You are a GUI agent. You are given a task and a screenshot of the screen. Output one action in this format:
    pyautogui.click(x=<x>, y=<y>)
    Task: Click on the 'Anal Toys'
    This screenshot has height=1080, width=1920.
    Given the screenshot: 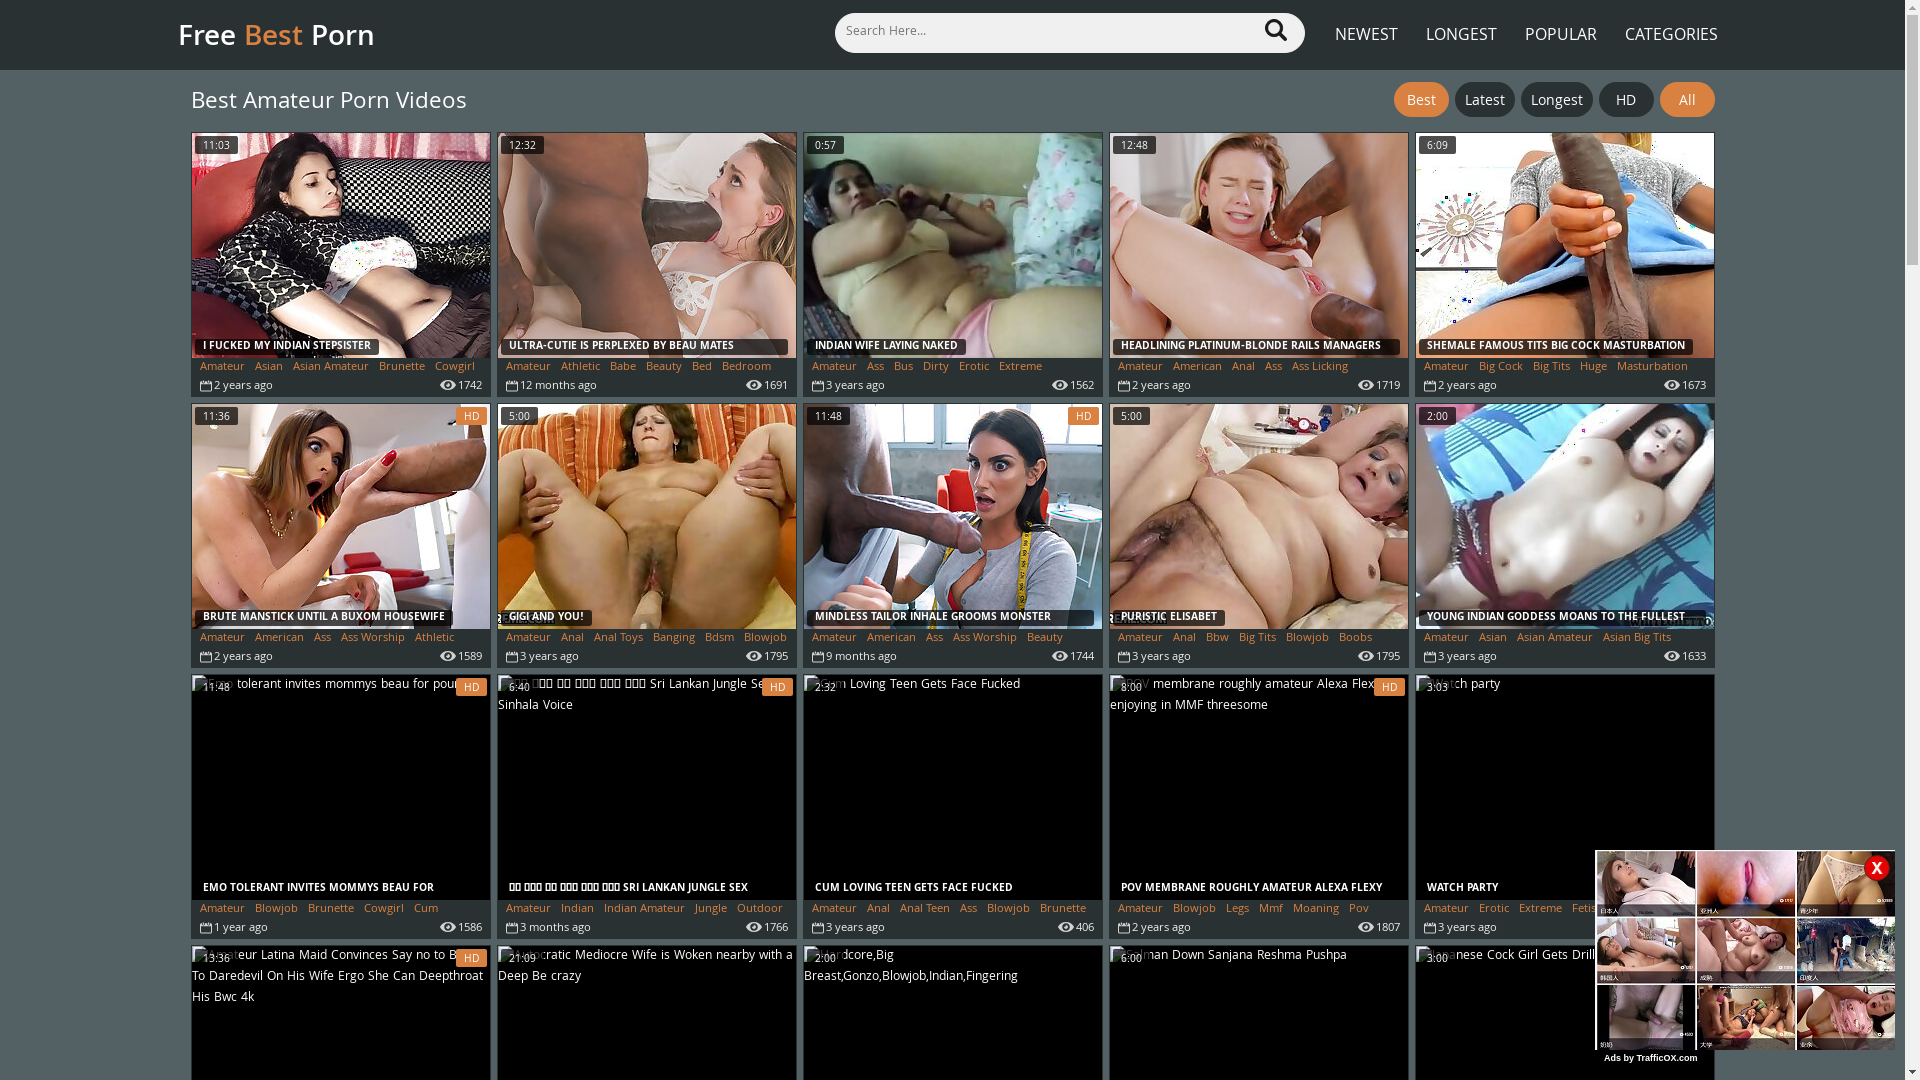 What is the action you would take?
    pyautogui.click(x=617, y=638)
    